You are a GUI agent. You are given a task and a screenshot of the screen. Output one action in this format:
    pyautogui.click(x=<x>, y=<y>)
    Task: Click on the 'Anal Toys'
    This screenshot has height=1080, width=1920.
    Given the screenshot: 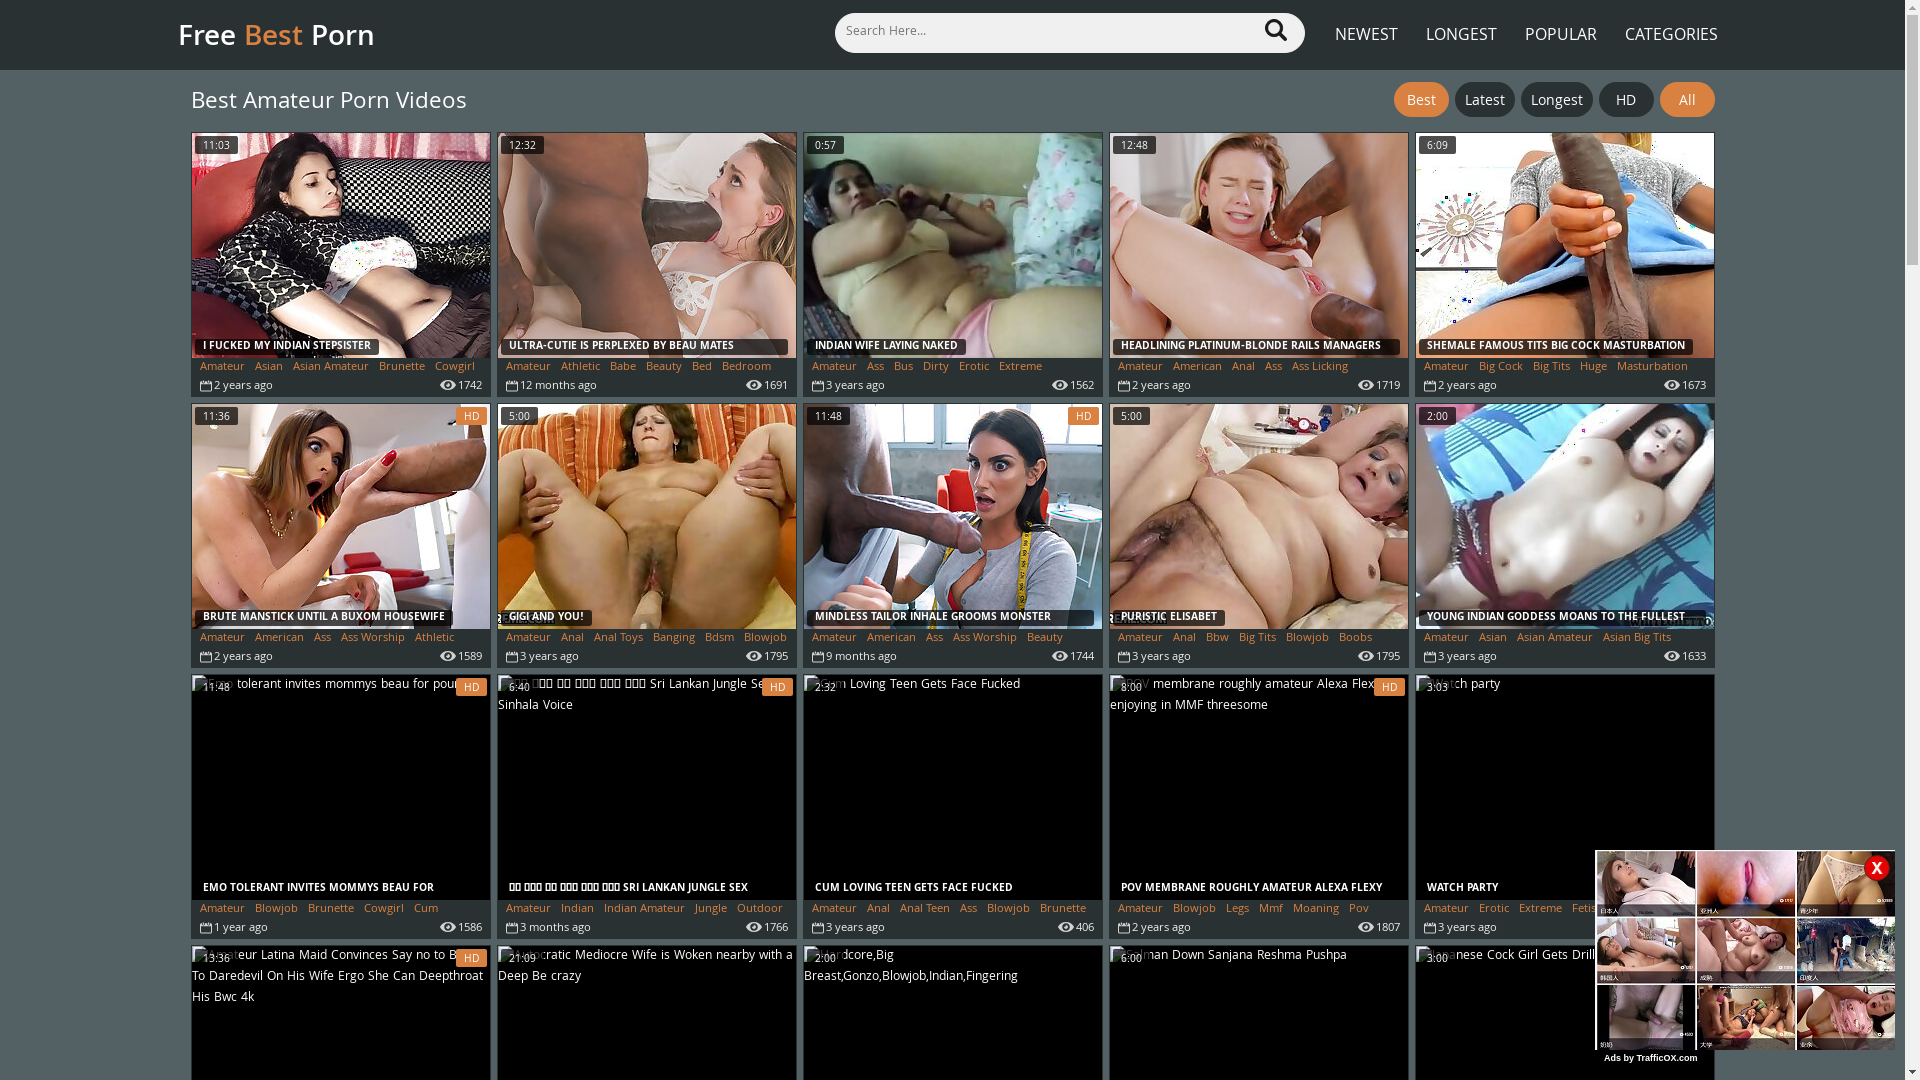 What is the action you would take?
    pyautogui.click(x=617, y=638)
    